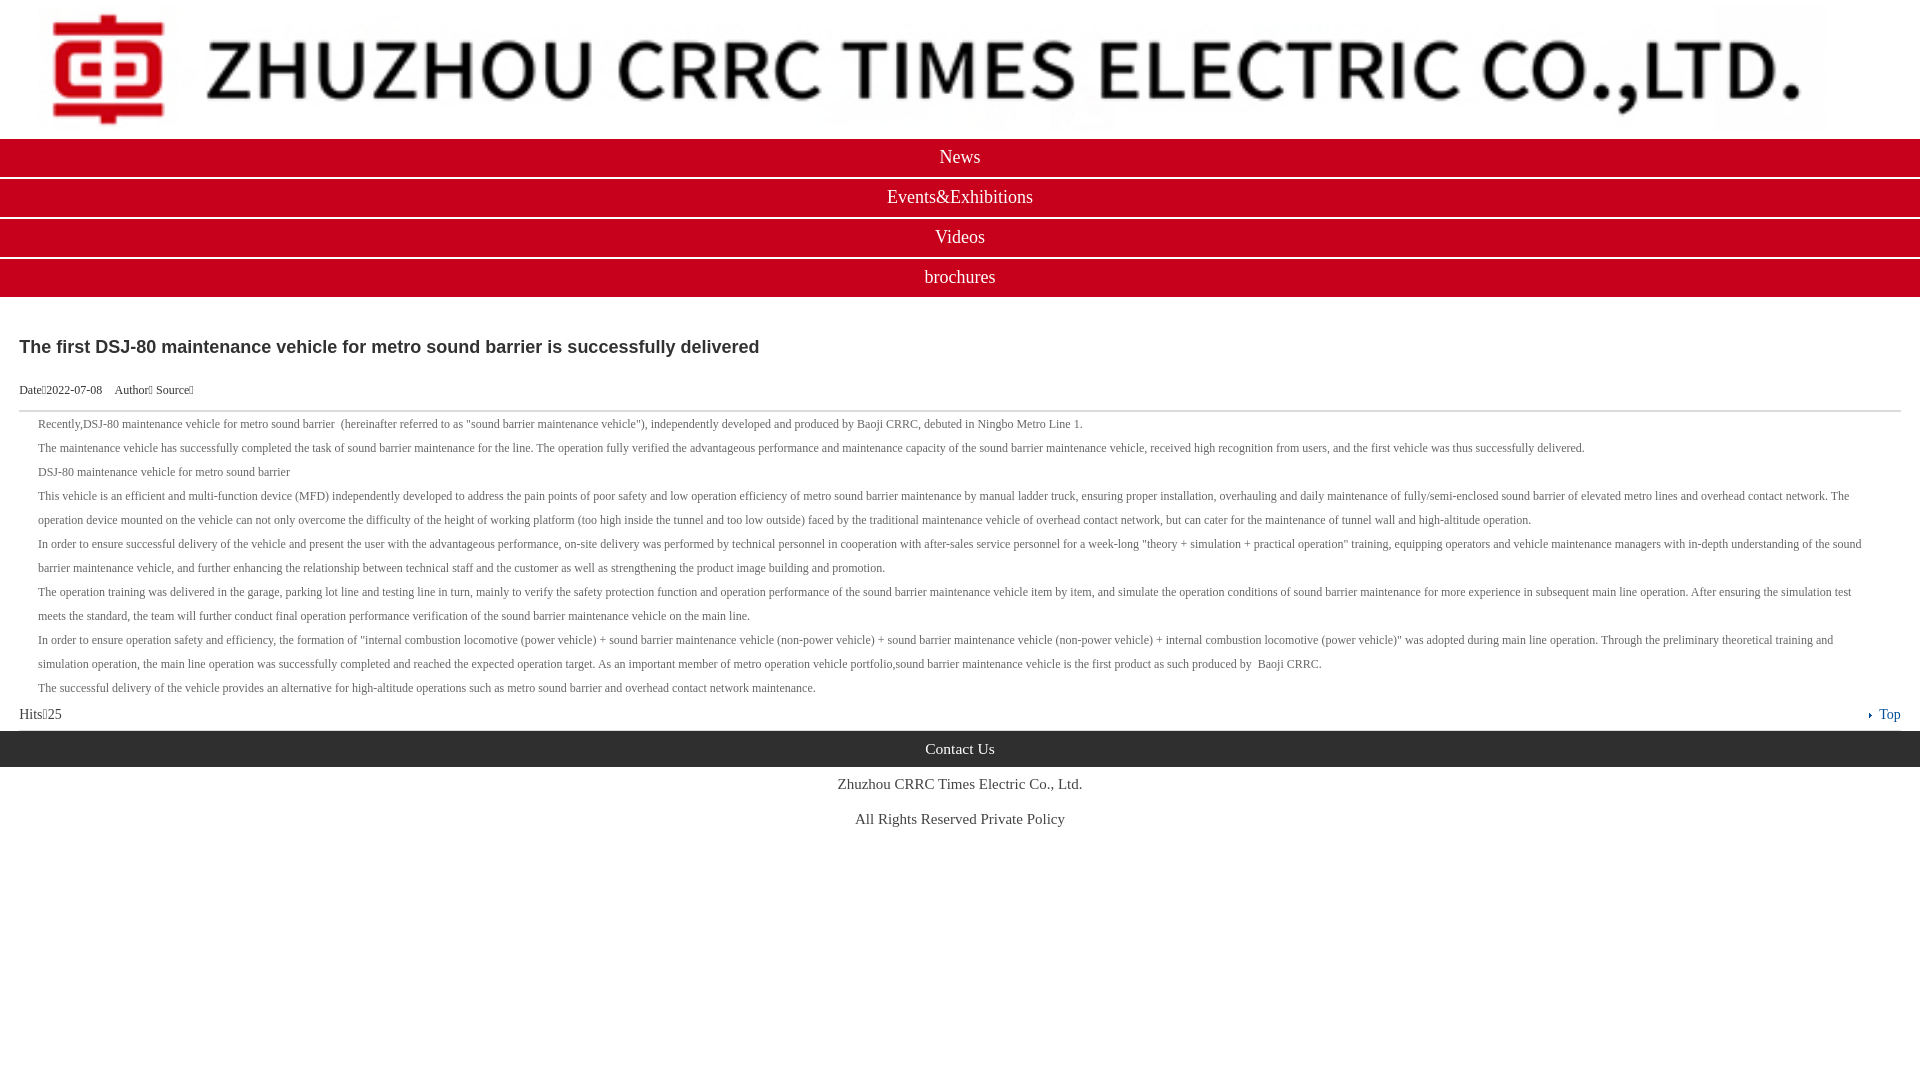  I want to click on 'Contact Us', so click(960, 748).